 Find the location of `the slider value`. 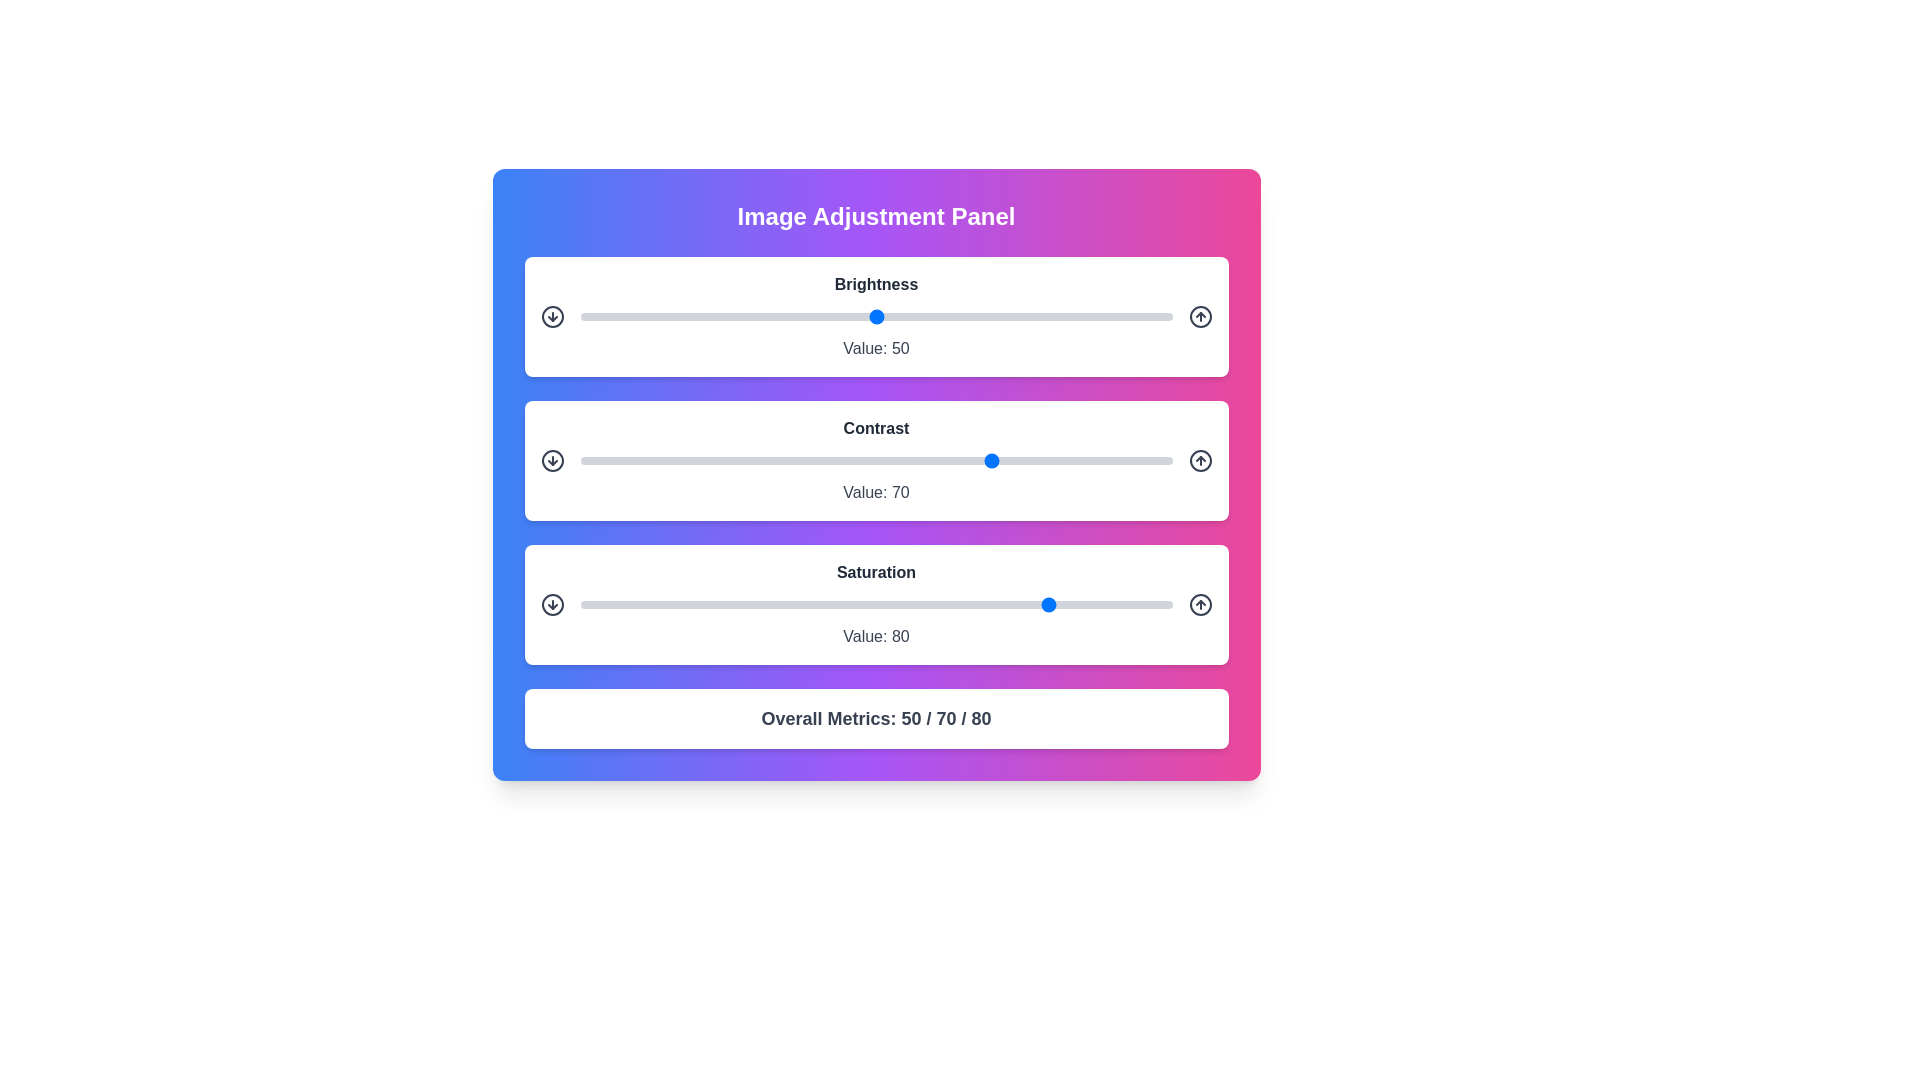

the slider value is located at coordinates (751, 604).